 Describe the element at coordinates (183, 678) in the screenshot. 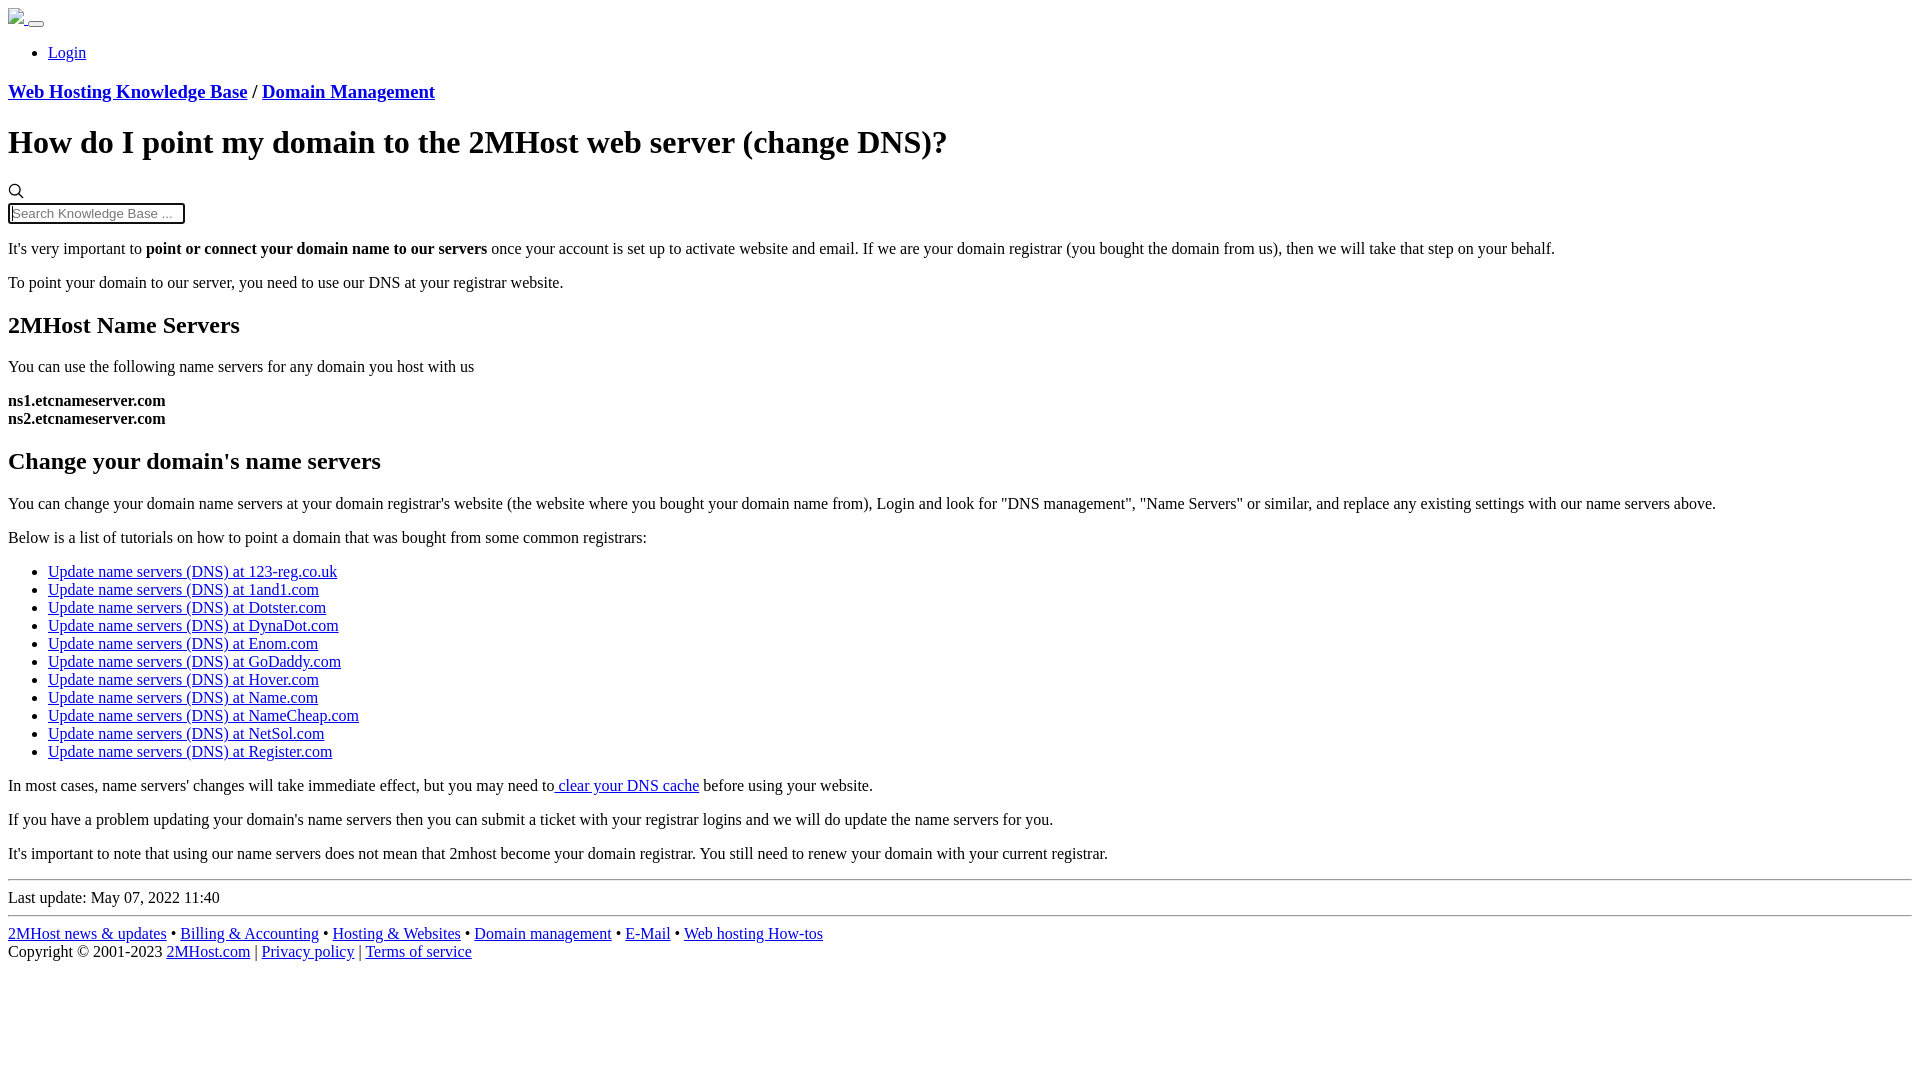

I see `'Update name servers (DNS) at Hover.com'` at that location.